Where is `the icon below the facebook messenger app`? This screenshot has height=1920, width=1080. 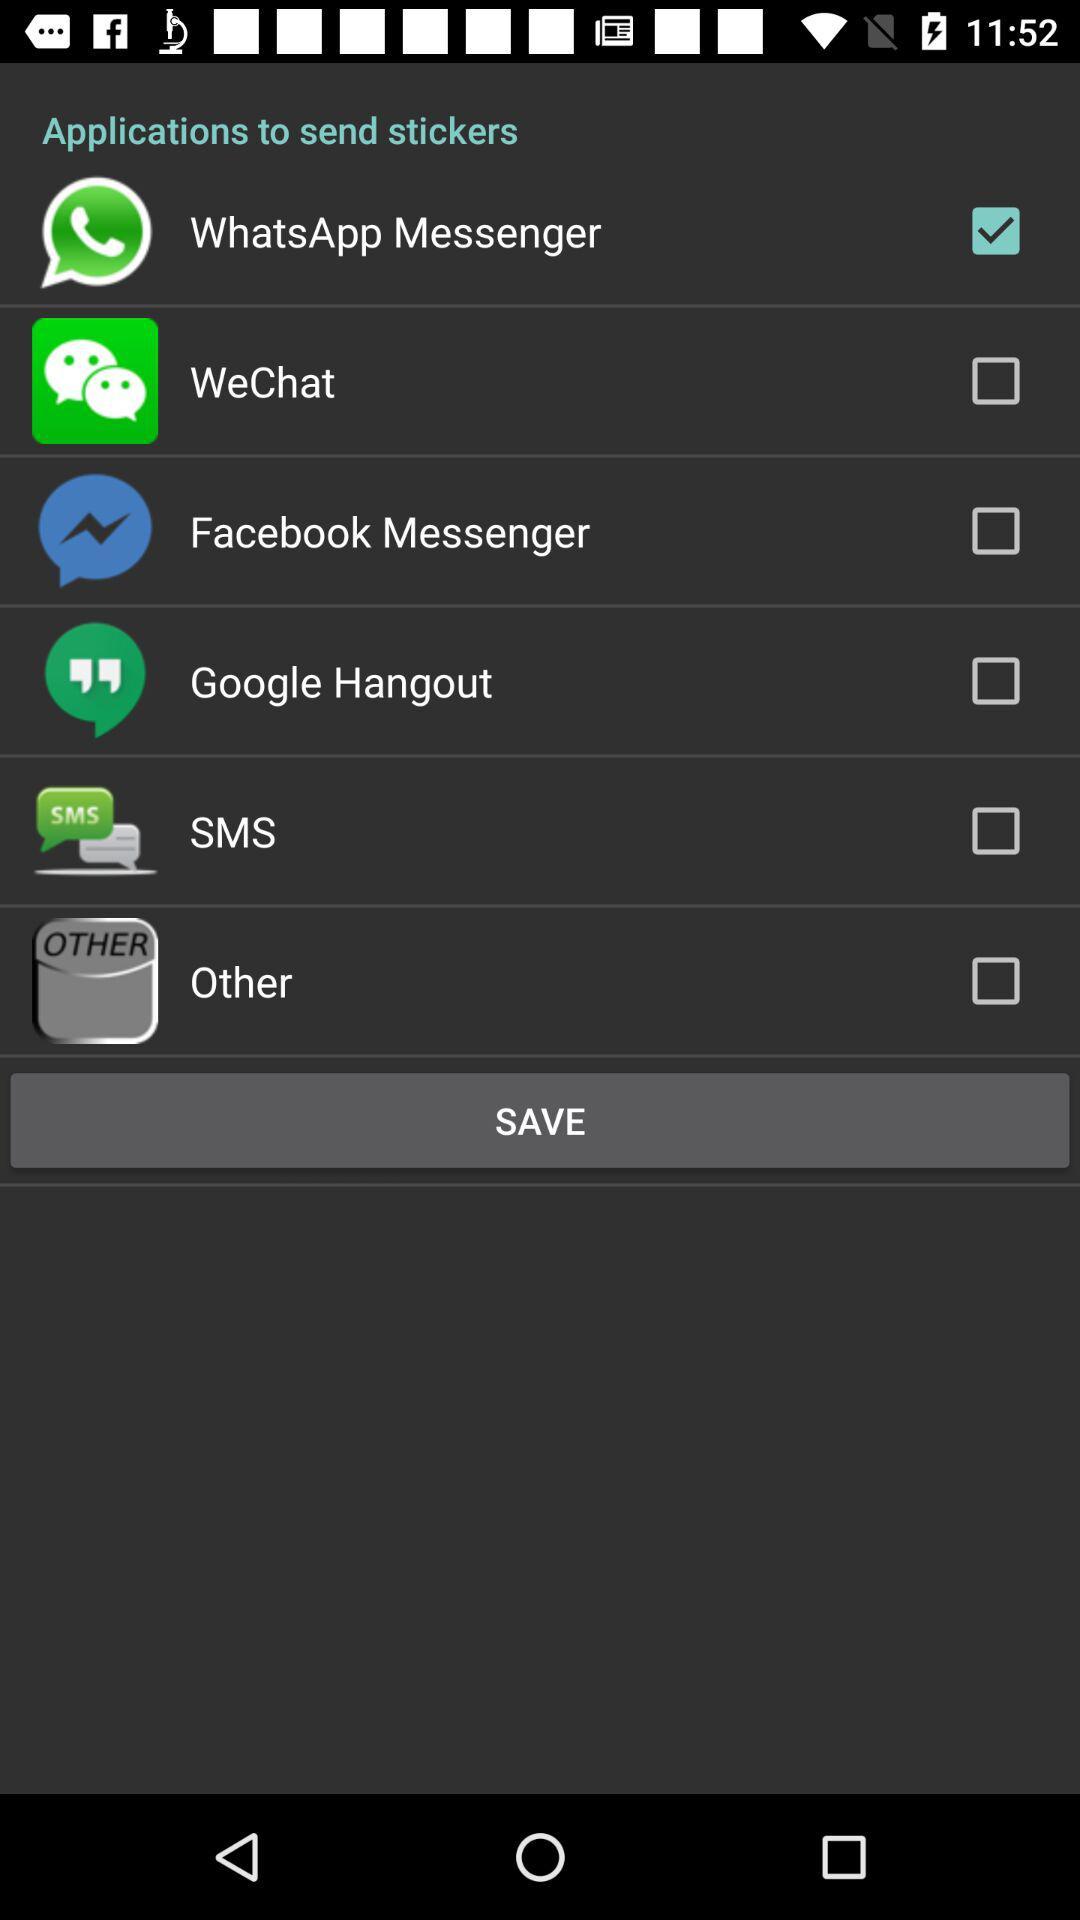 the icon below the facebook messenger app is located at coordinates (340, 681).